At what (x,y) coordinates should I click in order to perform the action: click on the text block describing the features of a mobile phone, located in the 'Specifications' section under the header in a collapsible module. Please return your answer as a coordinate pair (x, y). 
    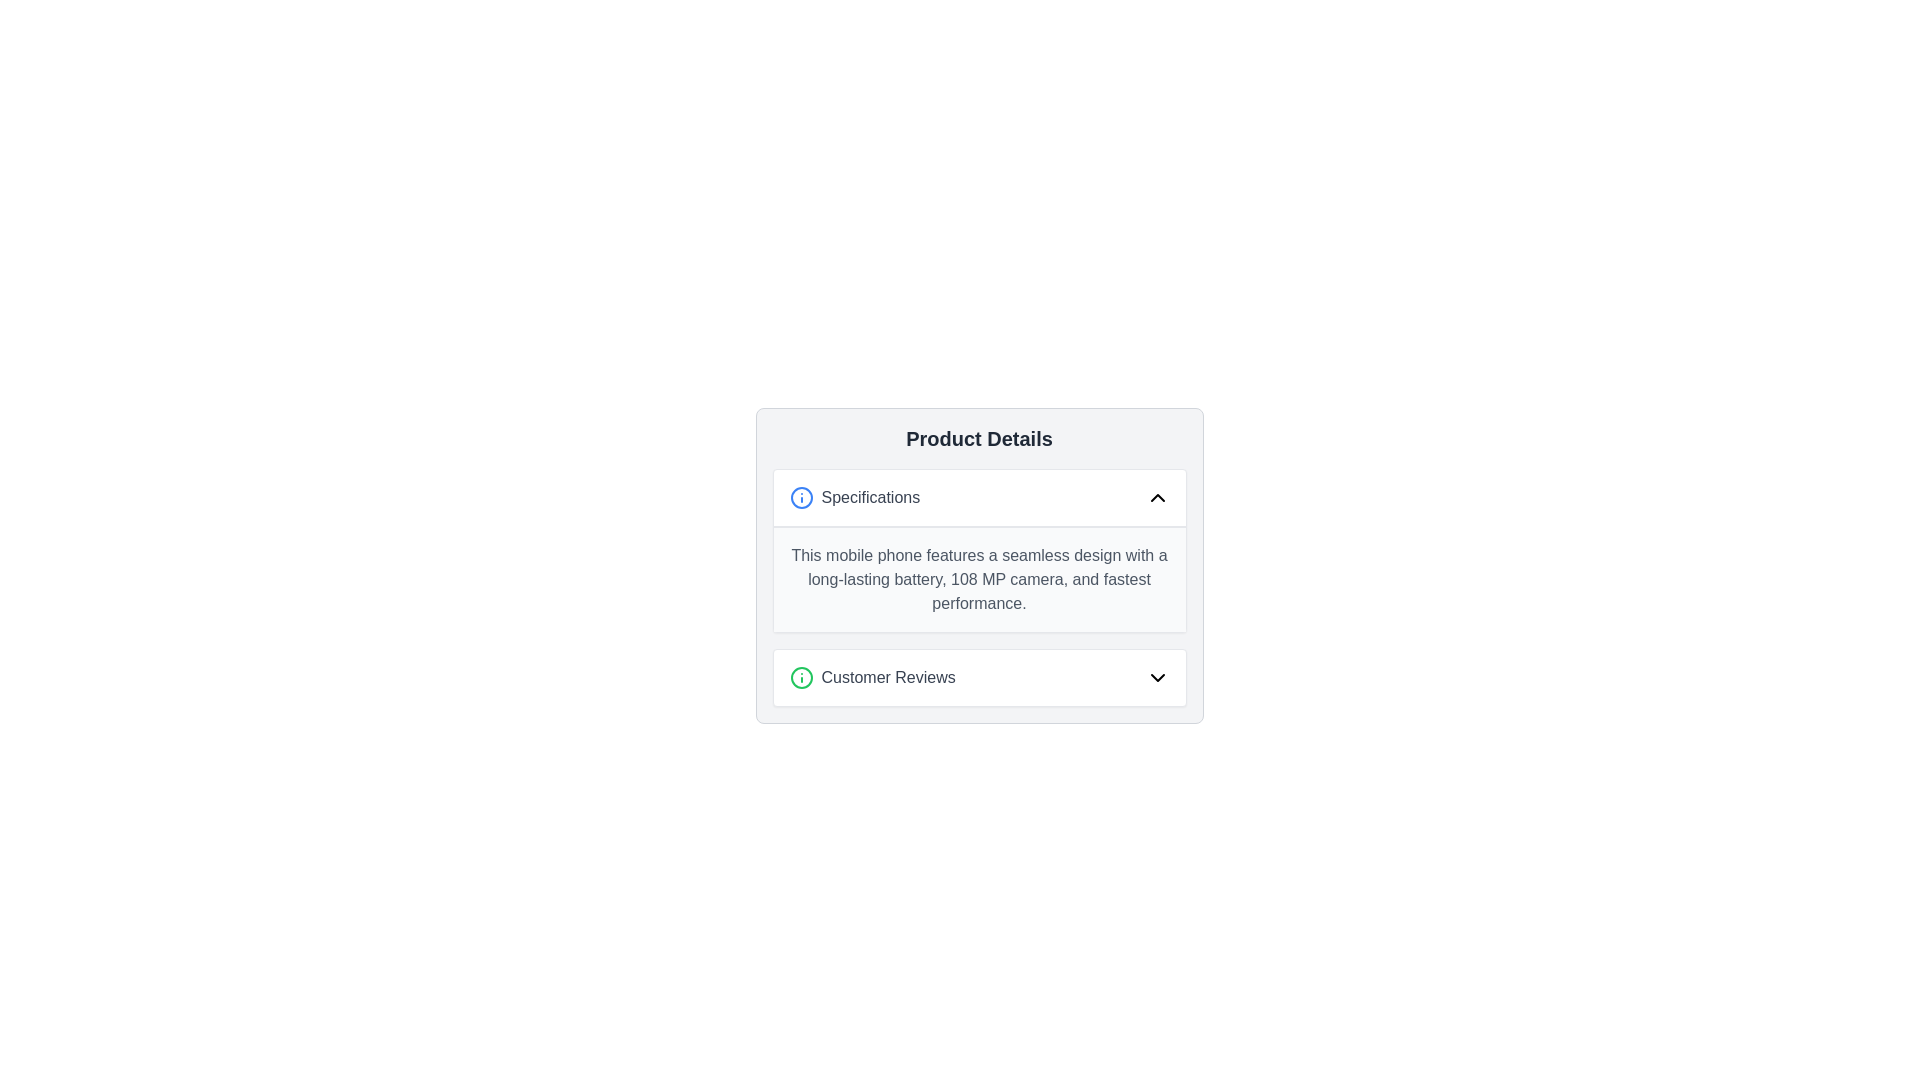
    Looking at the image, I should click on (979, 578).